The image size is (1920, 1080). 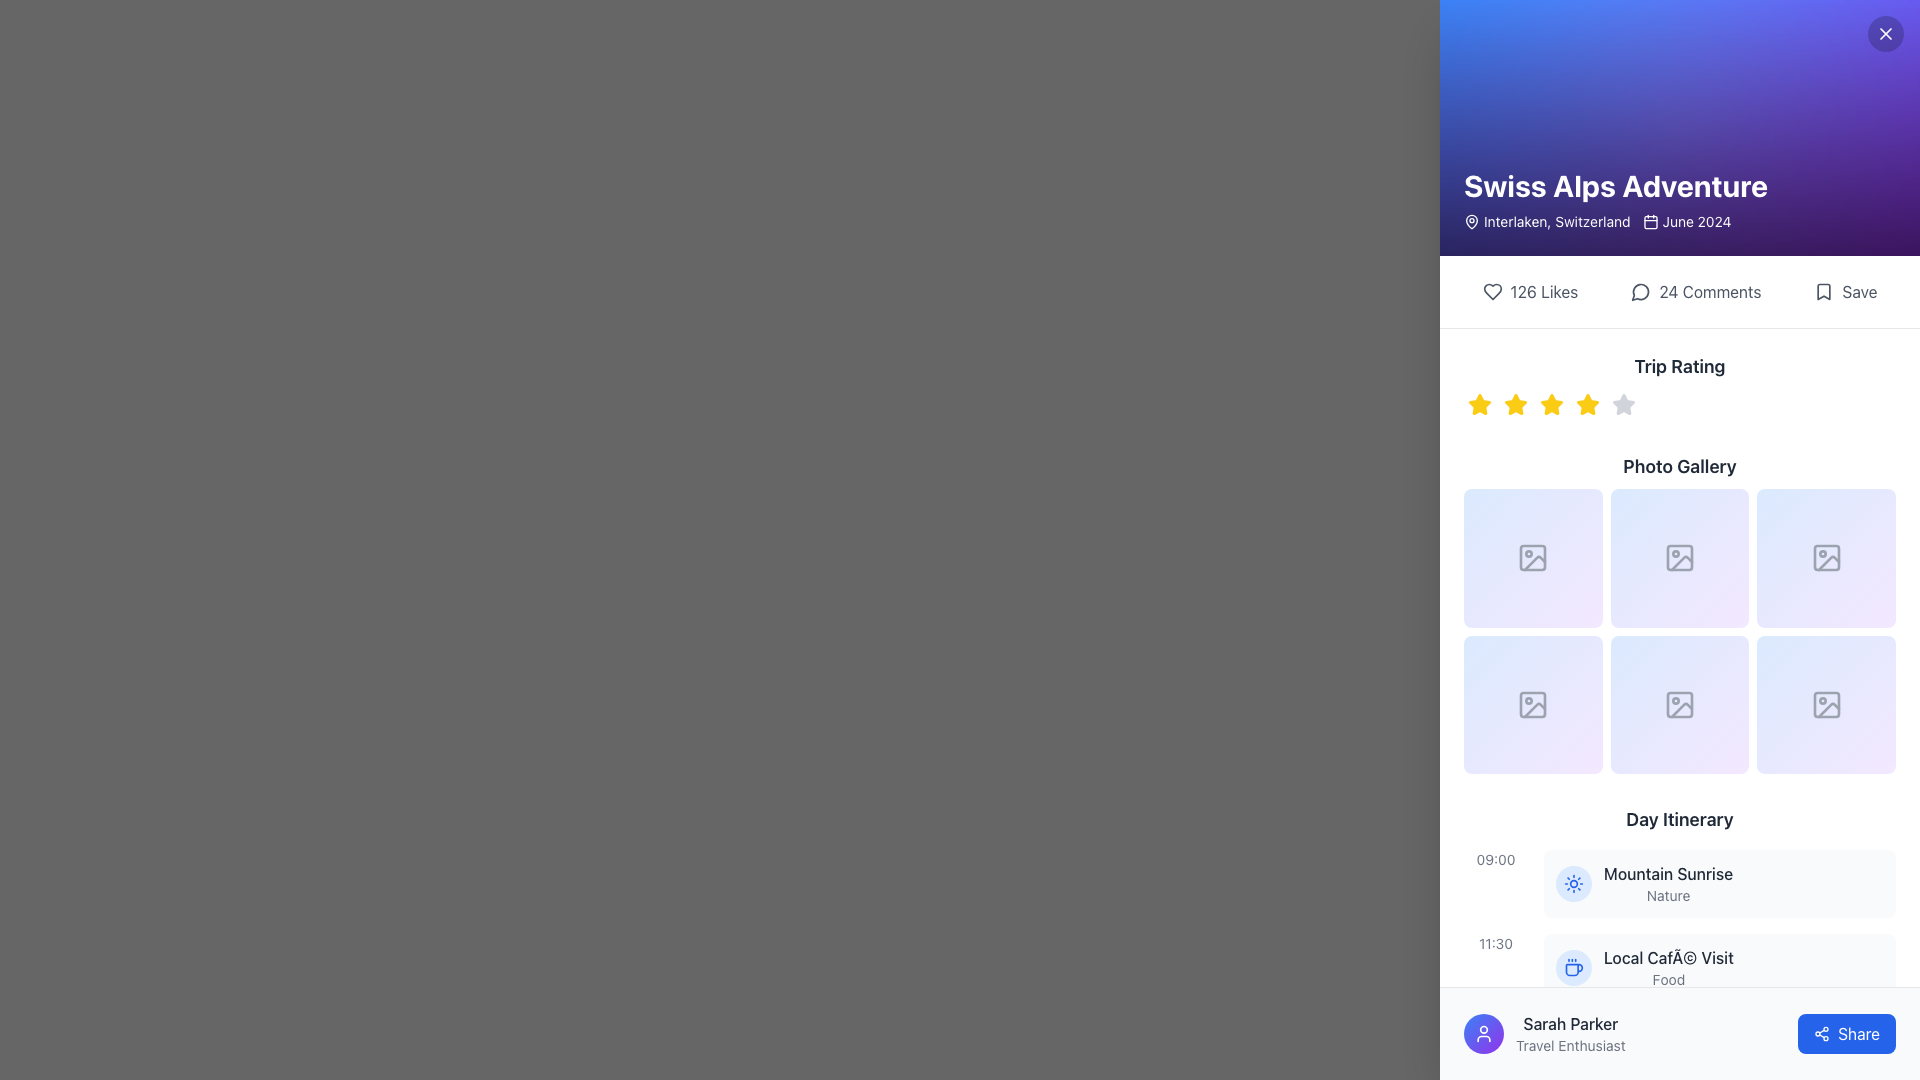 I want to click on the second entry in the Day Itinerary section of the itinerary, which provides details about a planned activity, so click(x=1680, y=967).